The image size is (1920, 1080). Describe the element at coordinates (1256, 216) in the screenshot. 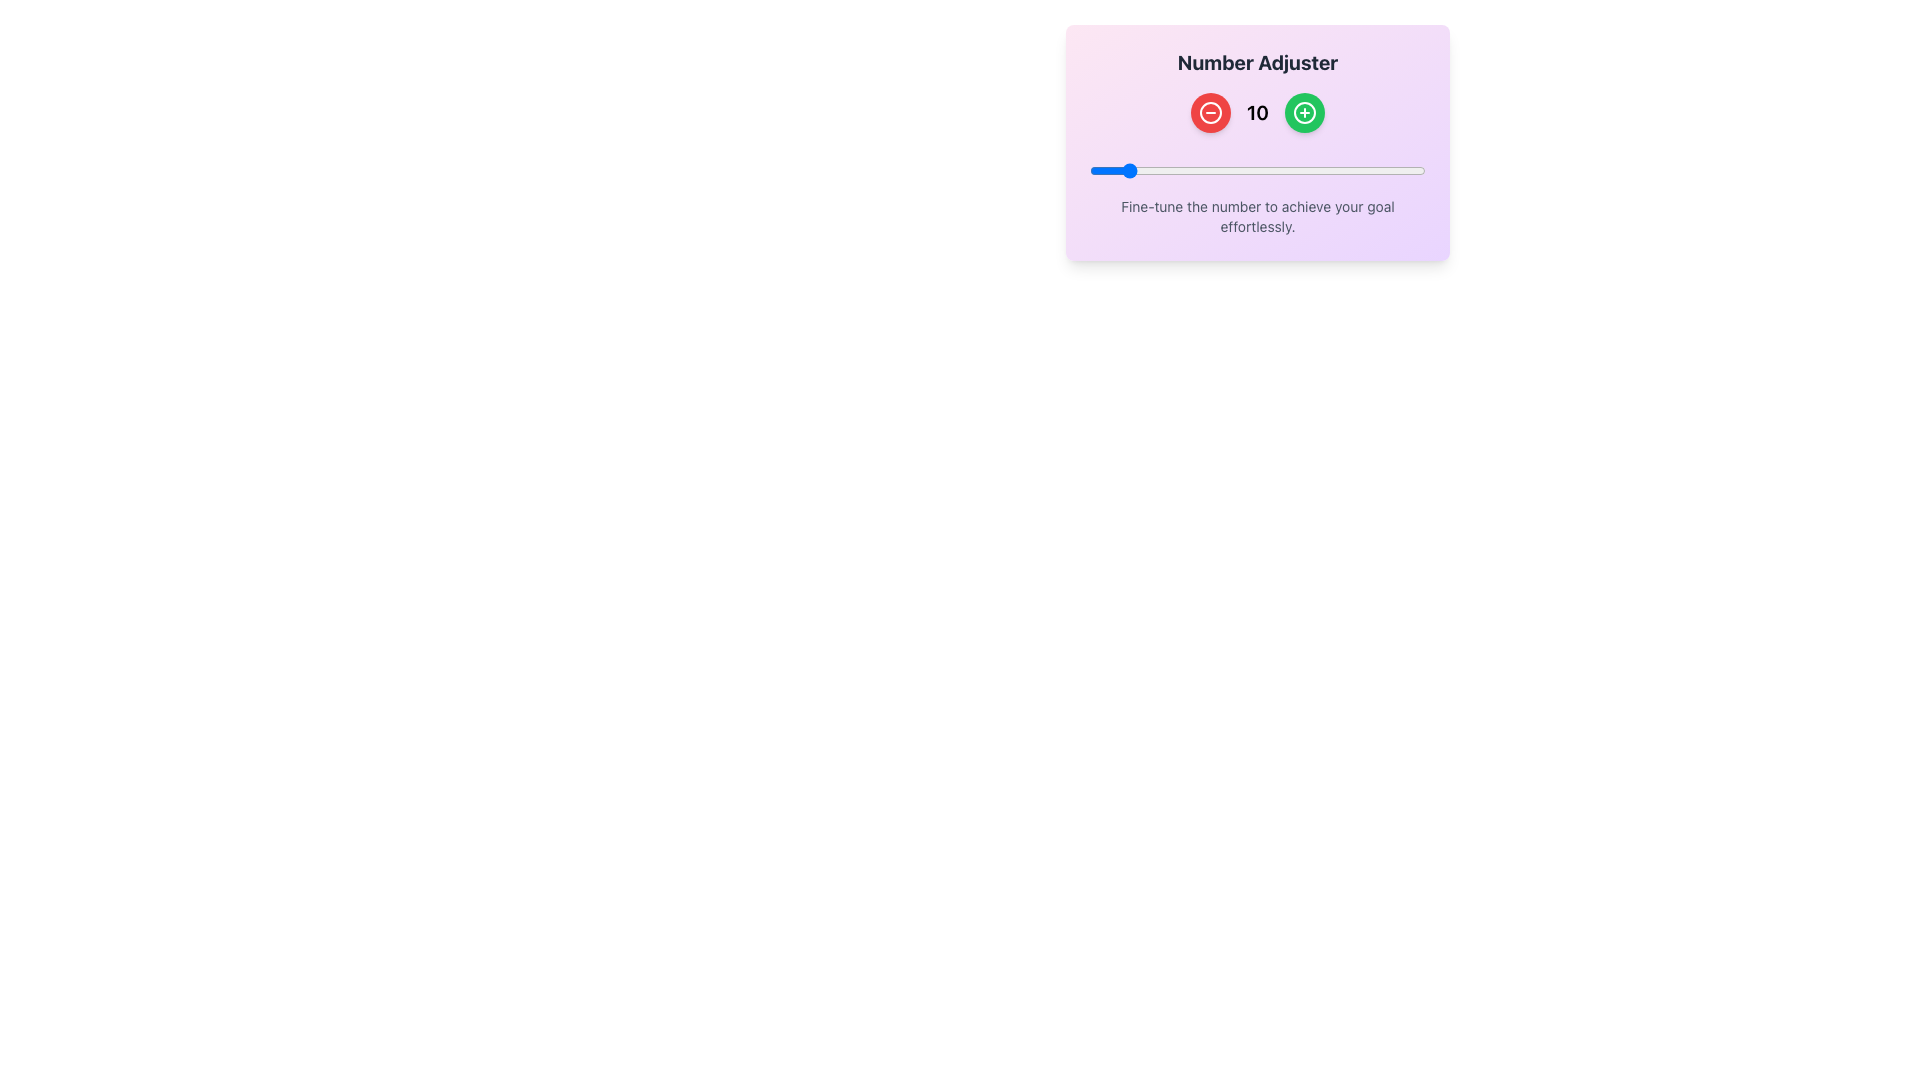

I see `the static text element containing the phrase 'Fine-tune the number to achieve your goal effortlessly.' which is styled in small gray font and is center-aligned within its section` at that location.